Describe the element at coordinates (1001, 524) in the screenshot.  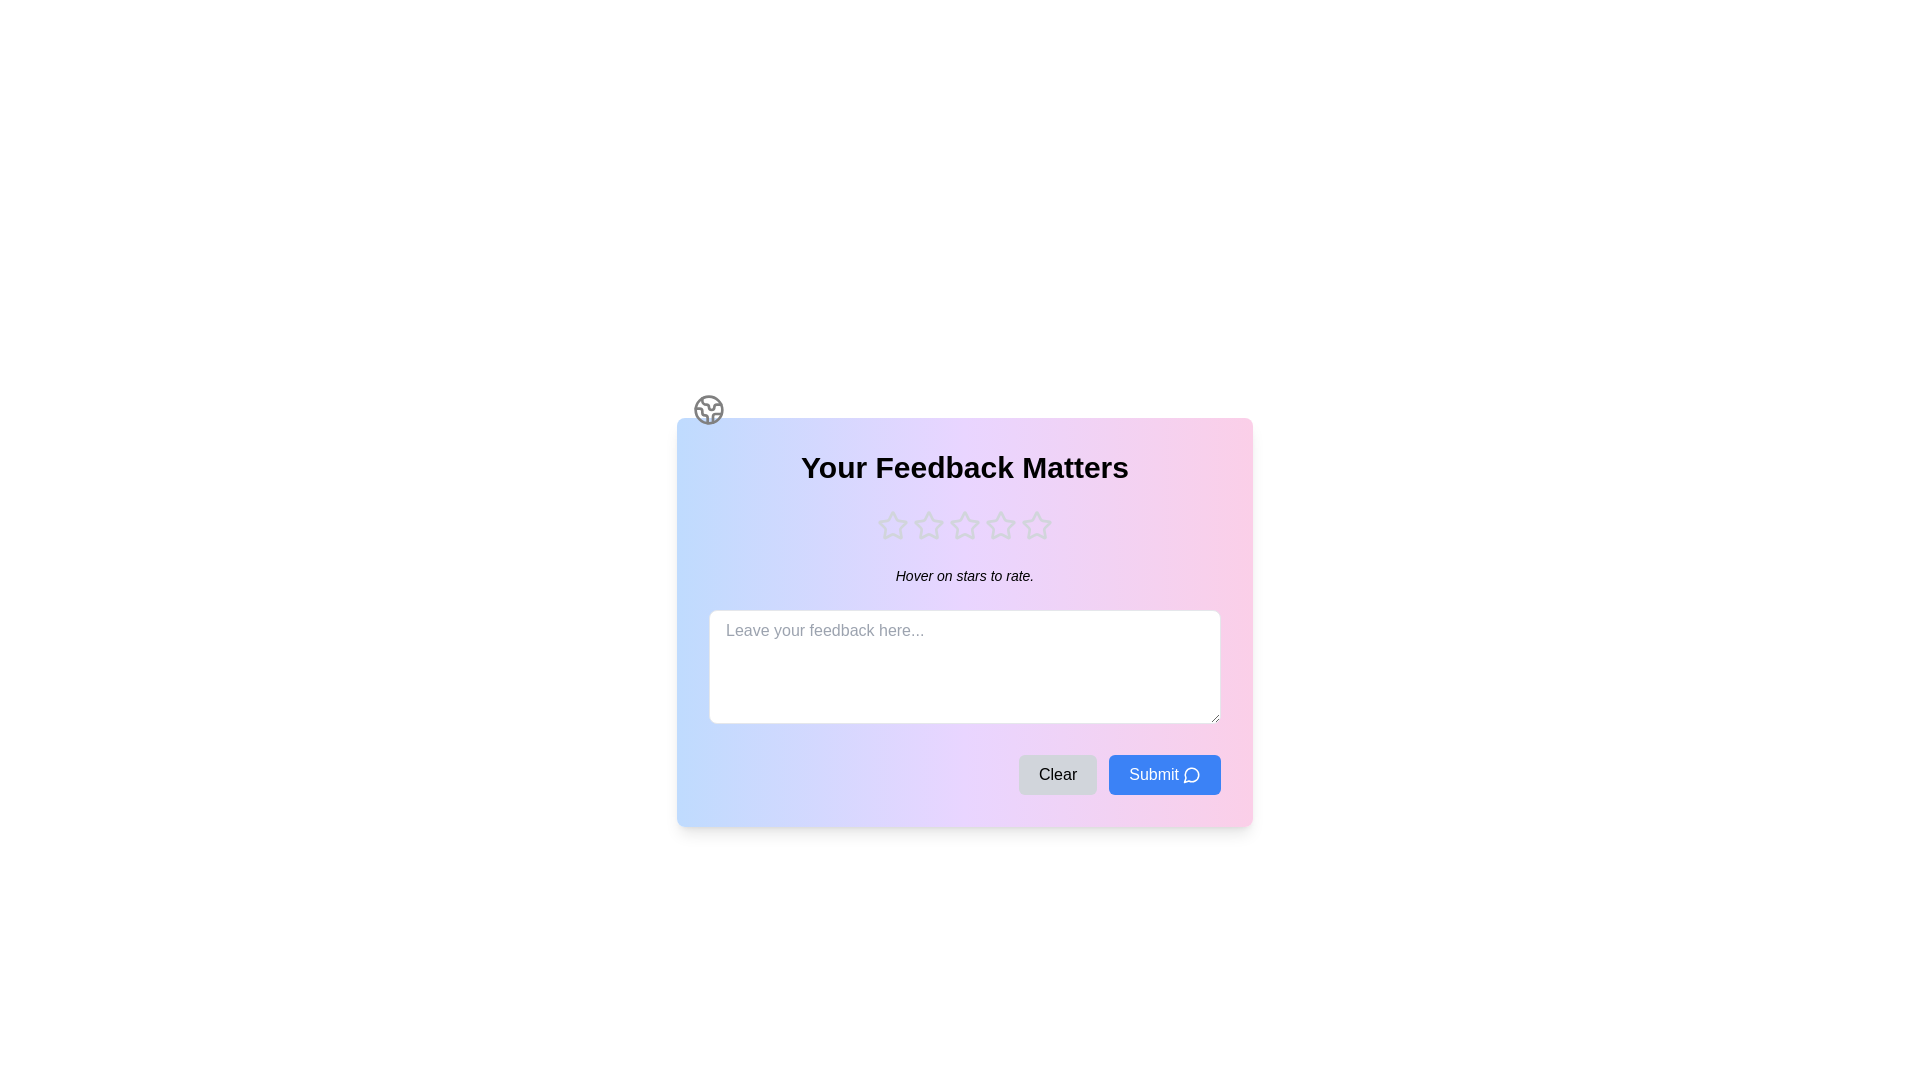
I see `the star rating to 4 by clicking on the respective star` at that location.